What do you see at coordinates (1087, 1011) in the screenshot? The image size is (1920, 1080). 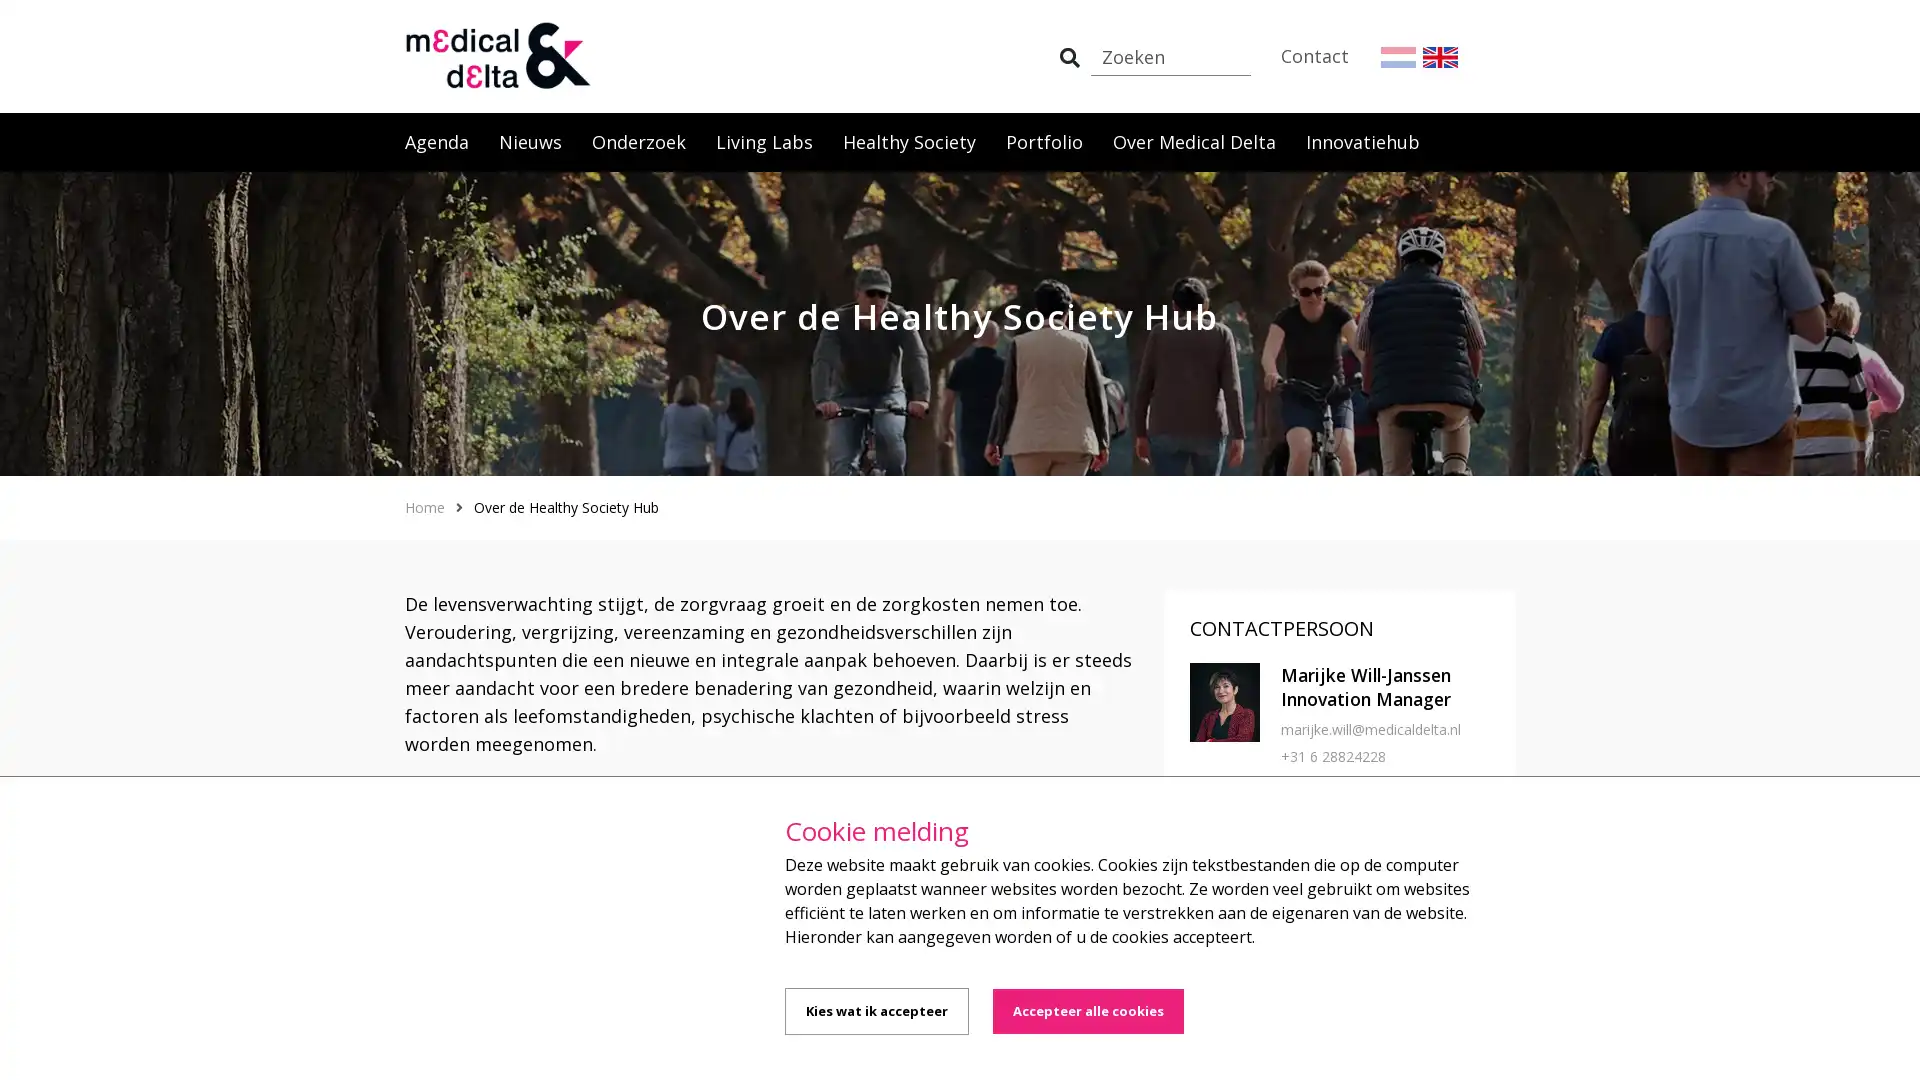 I see `Accepteer alle cookies` at bounding box center [1087, 1011].